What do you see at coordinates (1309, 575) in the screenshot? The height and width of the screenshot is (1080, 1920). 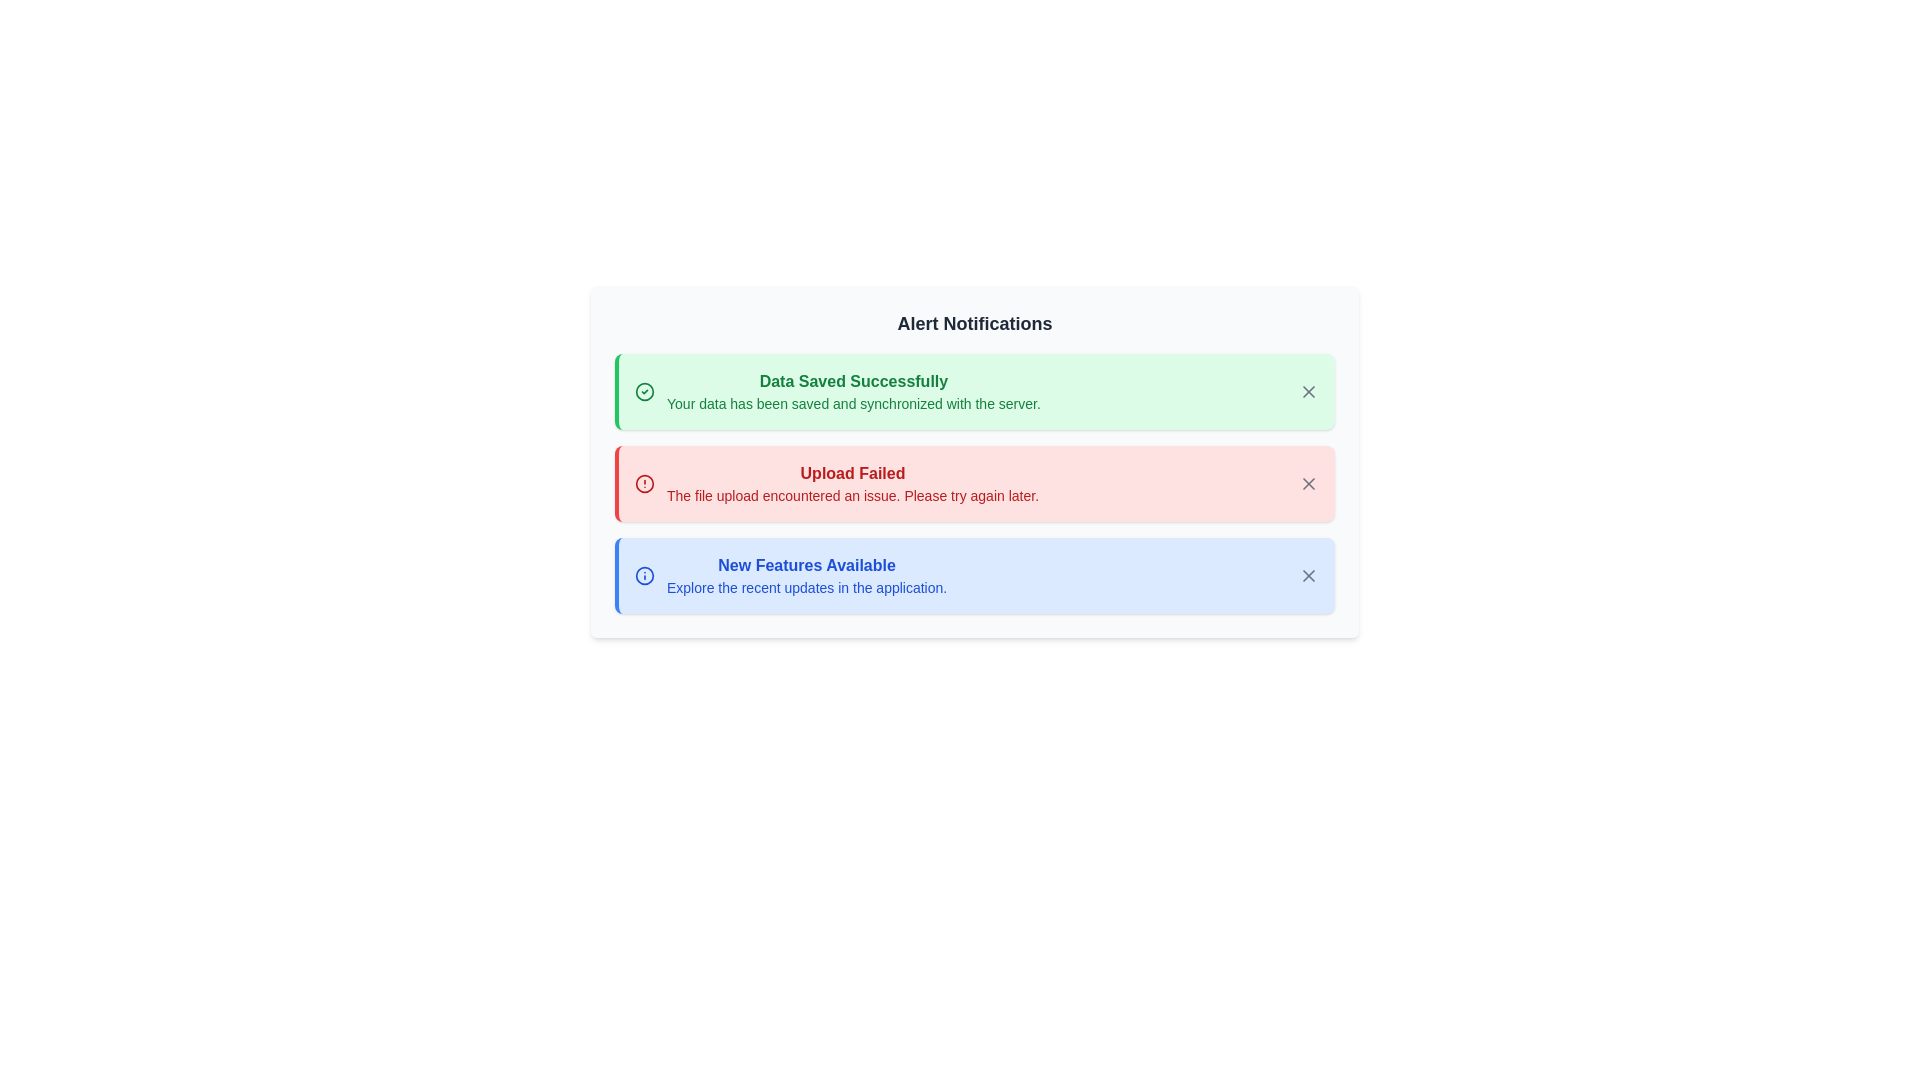 I see `close button for the alert titled 'New Features Available'` at bounding box center [1309, 575].